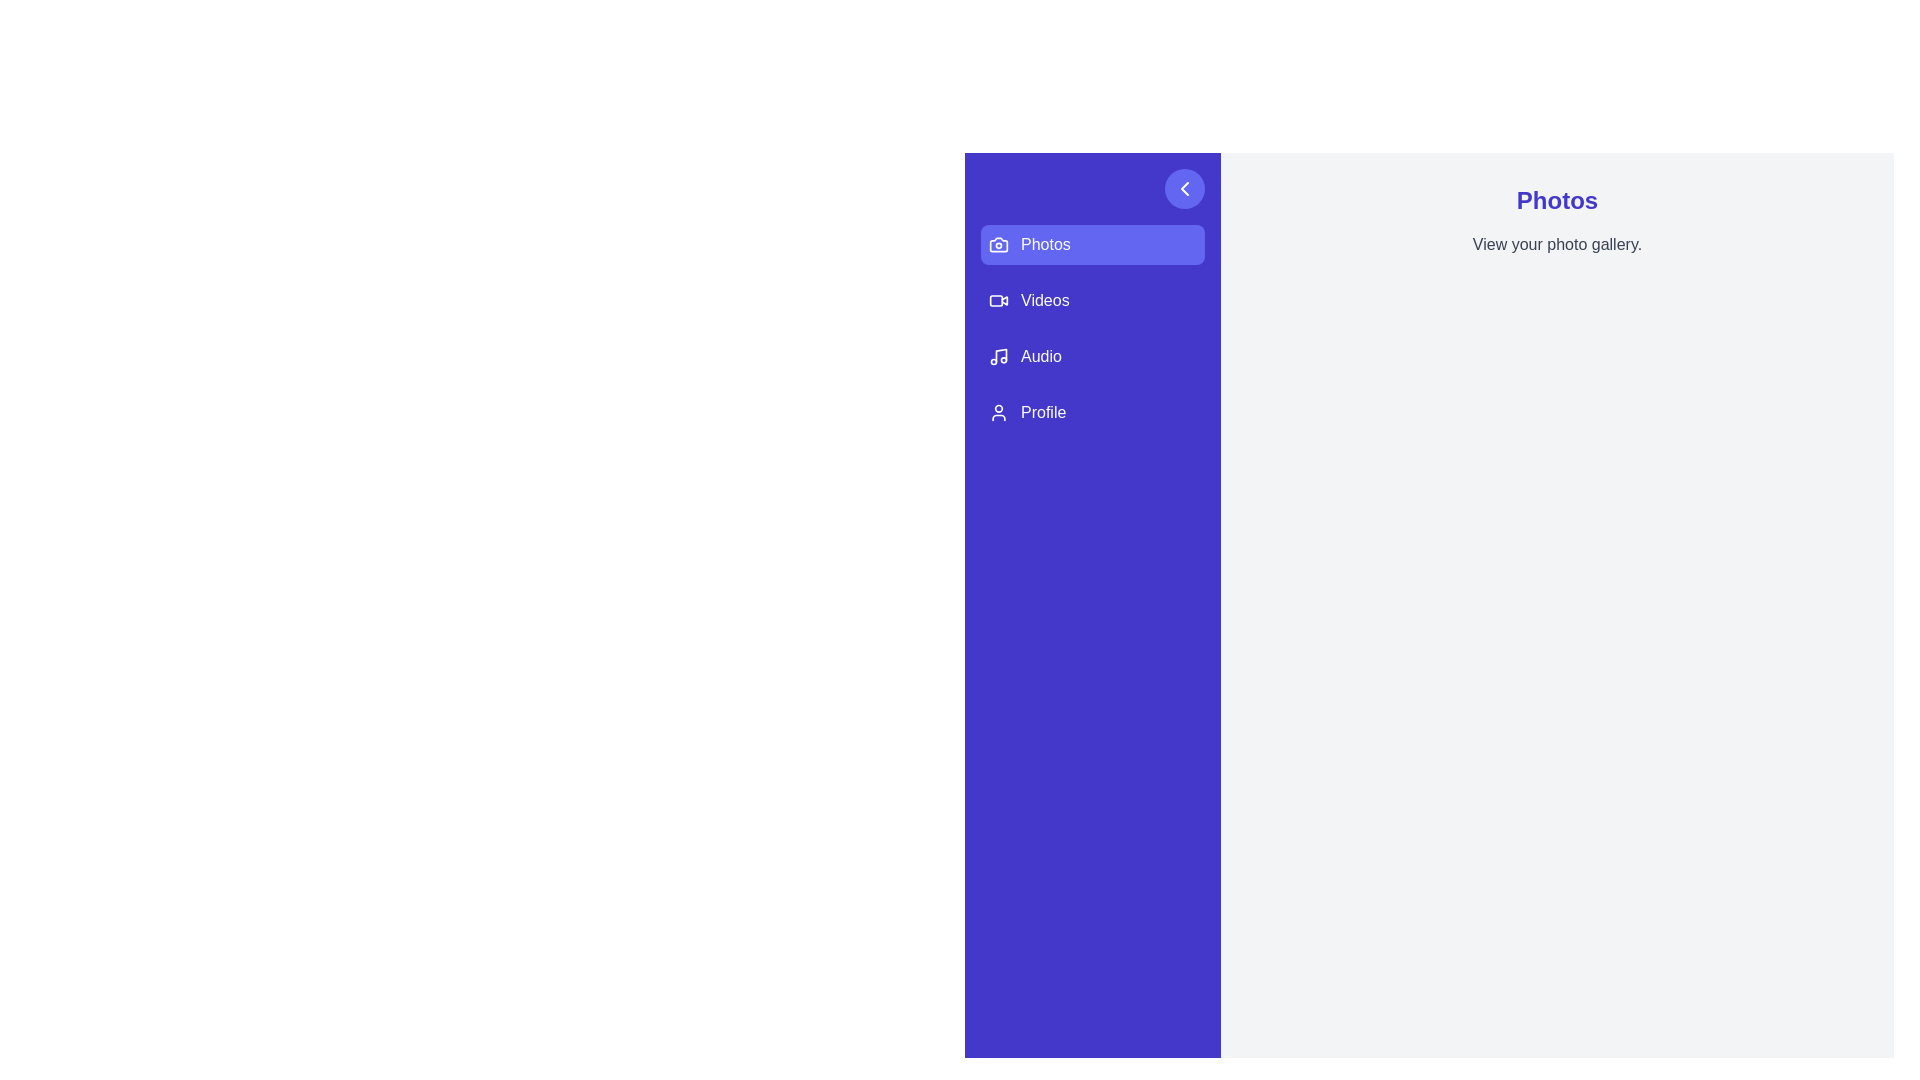 The image size is (1920, 1080). What do you see at coordinates (1092, 356) in the screenshot?
I see `the 'Audio' navigation menu item located in the sidebar, which is positioned third from the top, between 'Videos' and 'Profile'` at bounding box center [1092, 356].